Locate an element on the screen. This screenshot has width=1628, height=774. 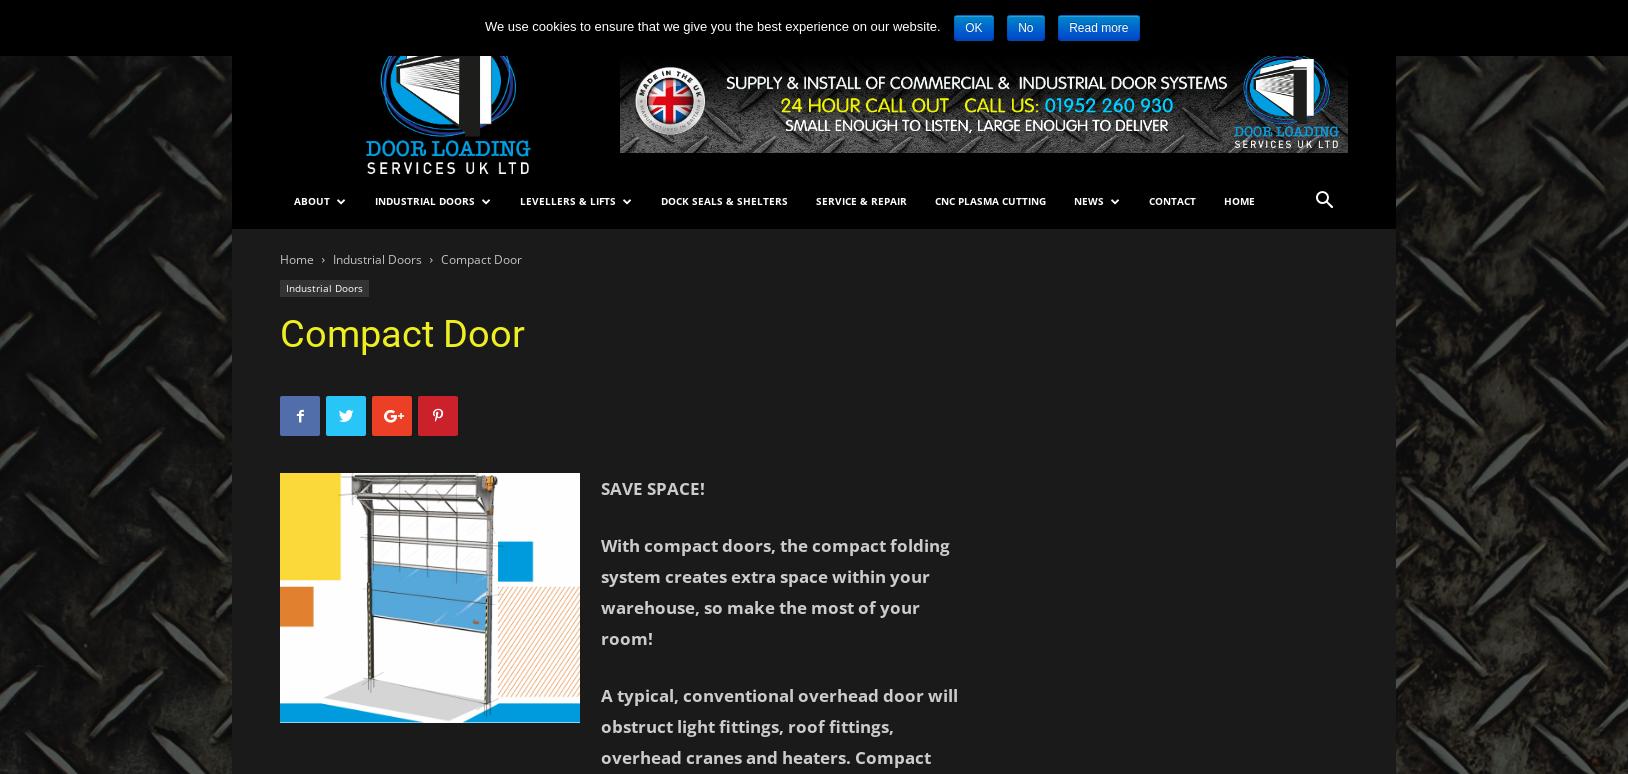
'OK' is located at coordinates (972, 28).